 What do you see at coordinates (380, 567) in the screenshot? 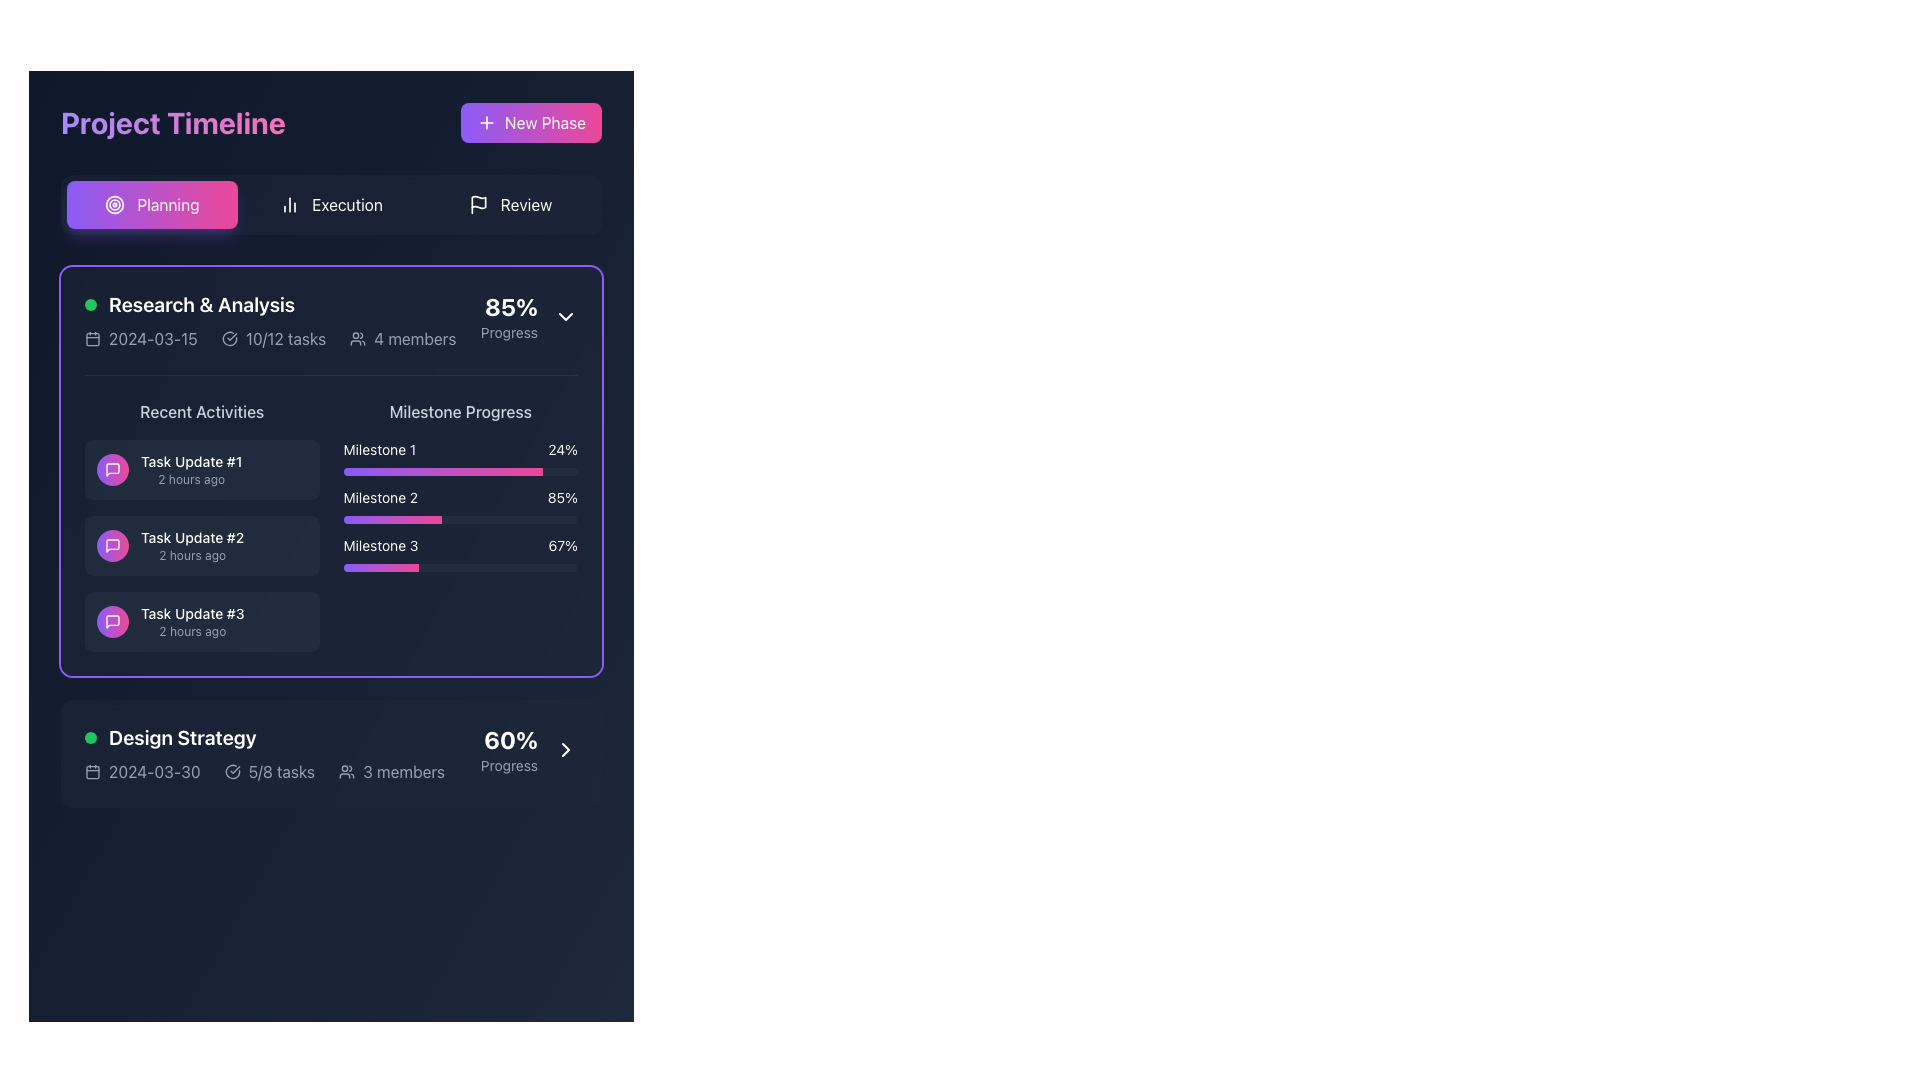
I see `the leftmost segment of the progress bar representing 'Milestone 3' in the 'Milestone Progress' section of the 'Research & Analysis' card` at bounding box center [380, 567].